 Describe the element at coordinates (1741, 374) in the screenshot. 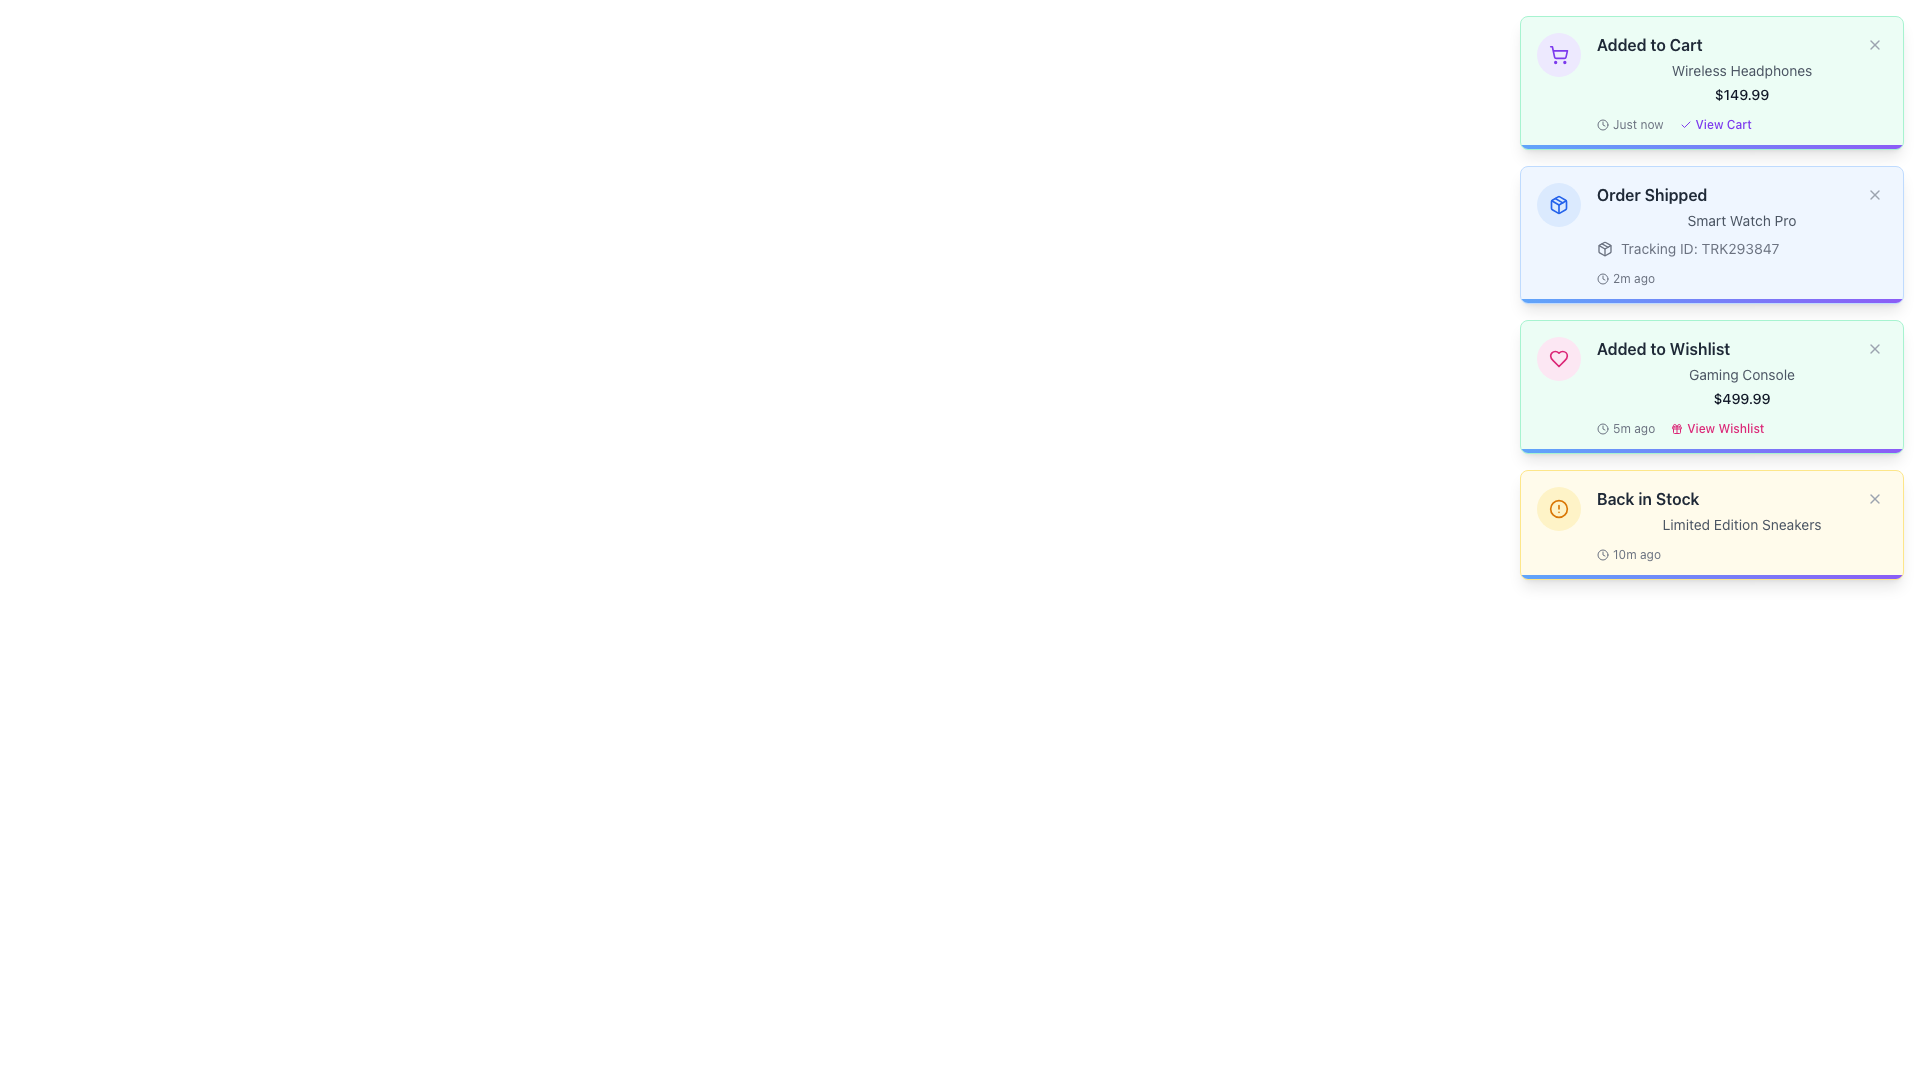

I see `the static text label that describes the product added to the wishlist, located beneath the 'Added to Wishlist' header and above the price '$499.99'` at that location.